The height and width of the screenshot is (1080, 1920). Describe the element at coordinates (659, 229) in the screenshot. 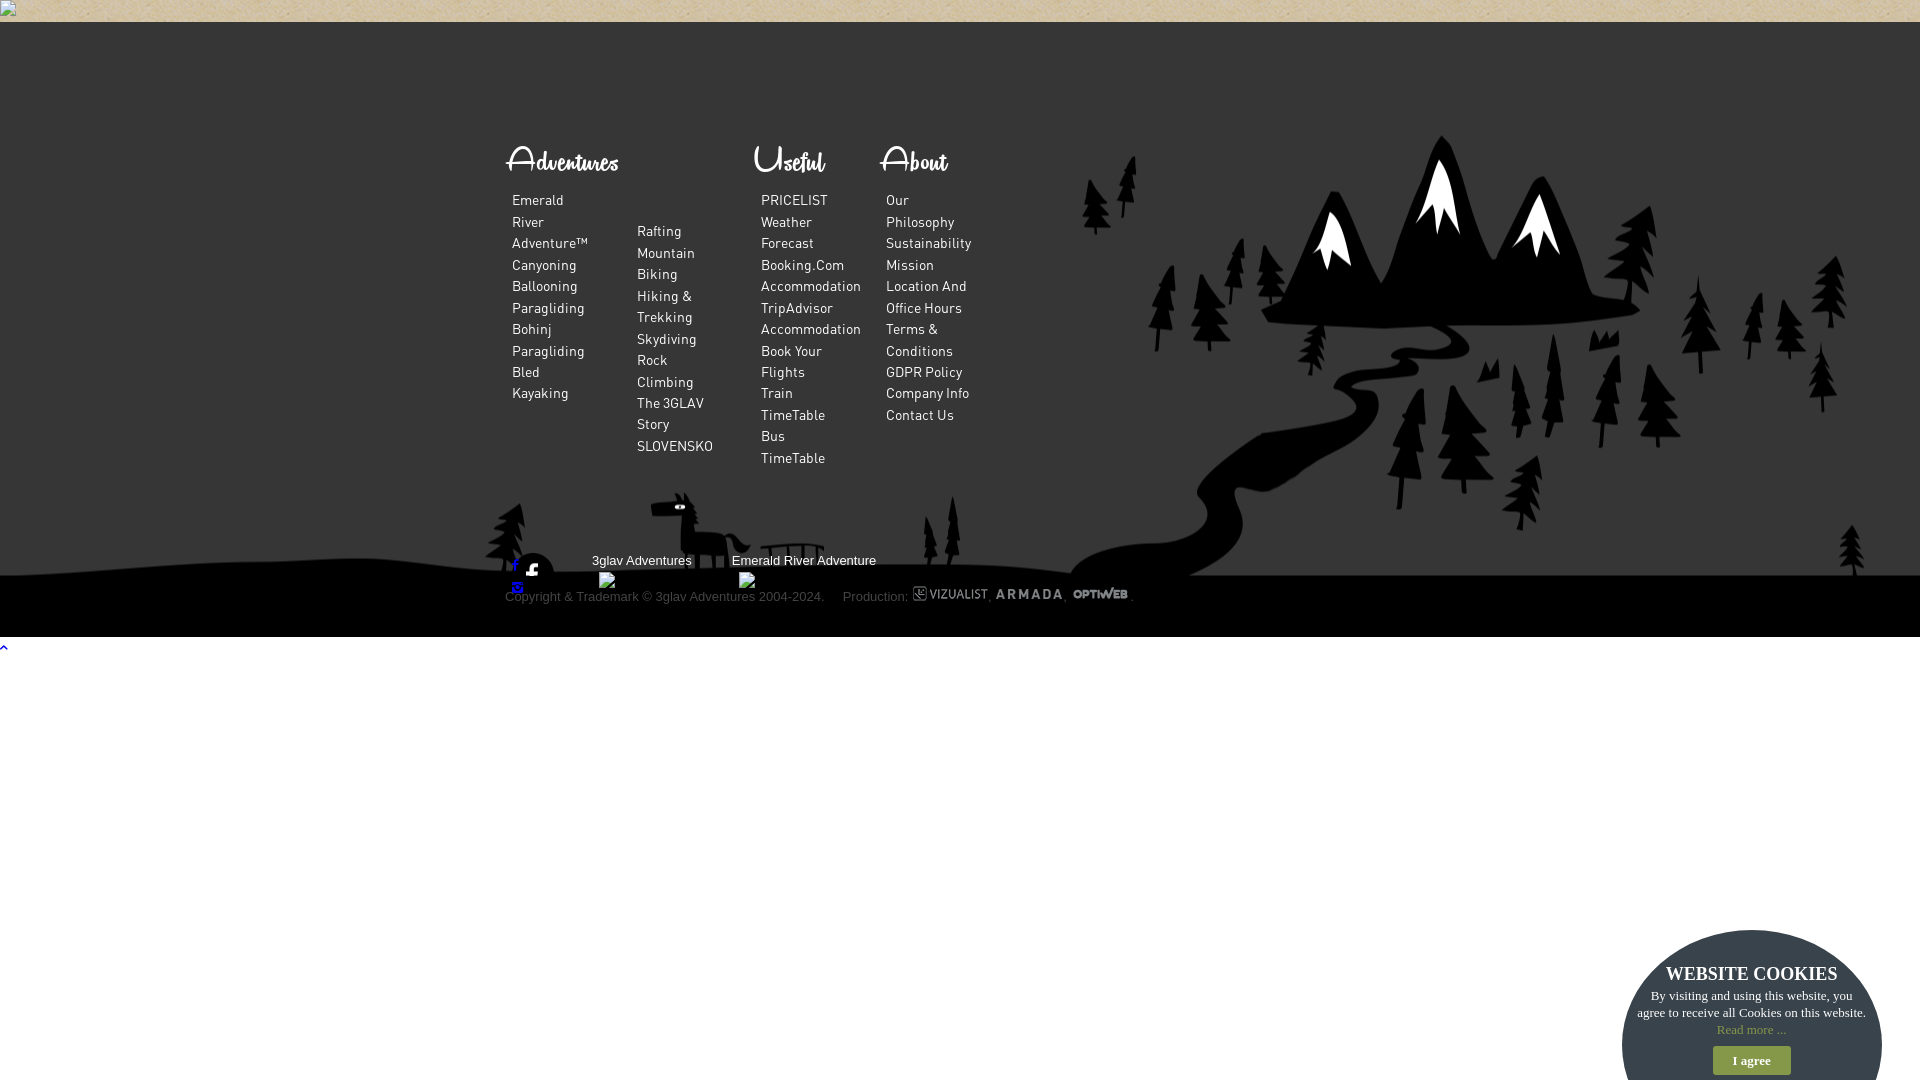

I see `'Rafting'` at that location.